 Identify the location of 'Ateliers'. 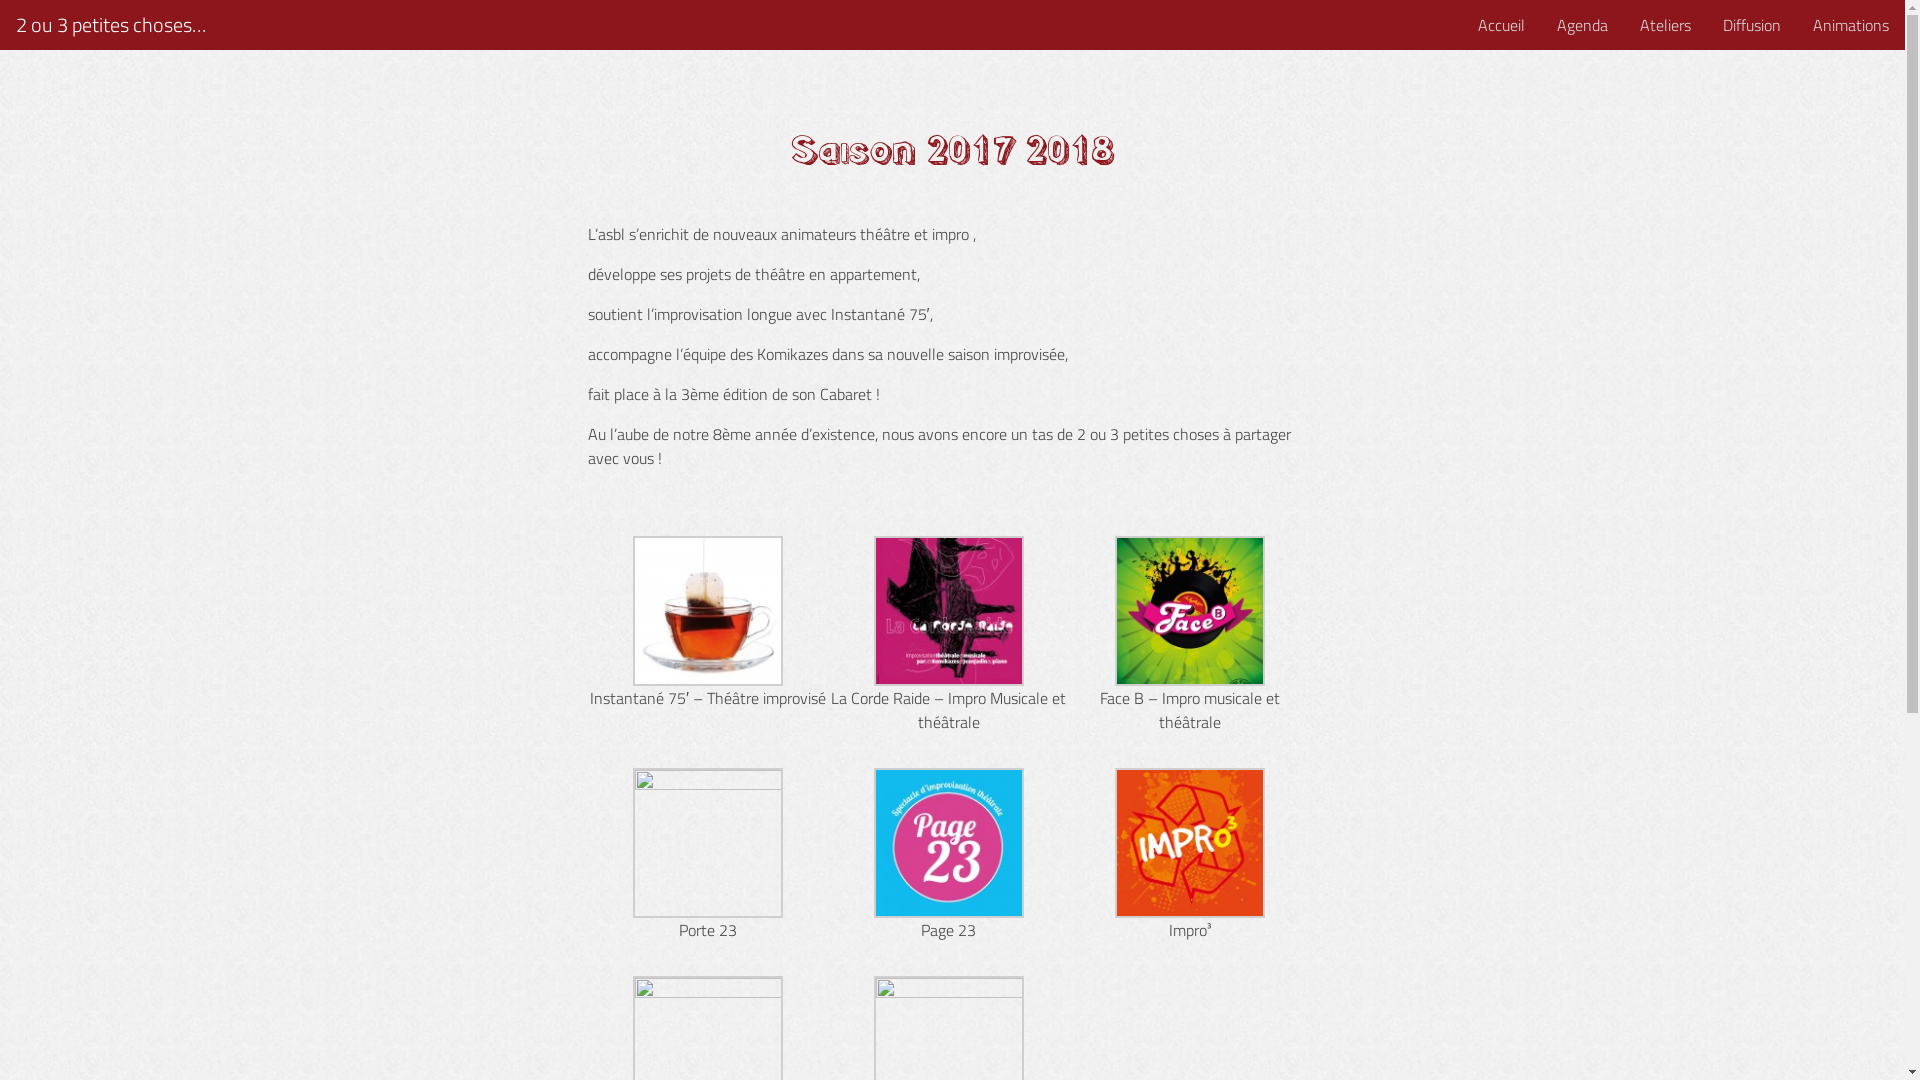
(1665, 24).